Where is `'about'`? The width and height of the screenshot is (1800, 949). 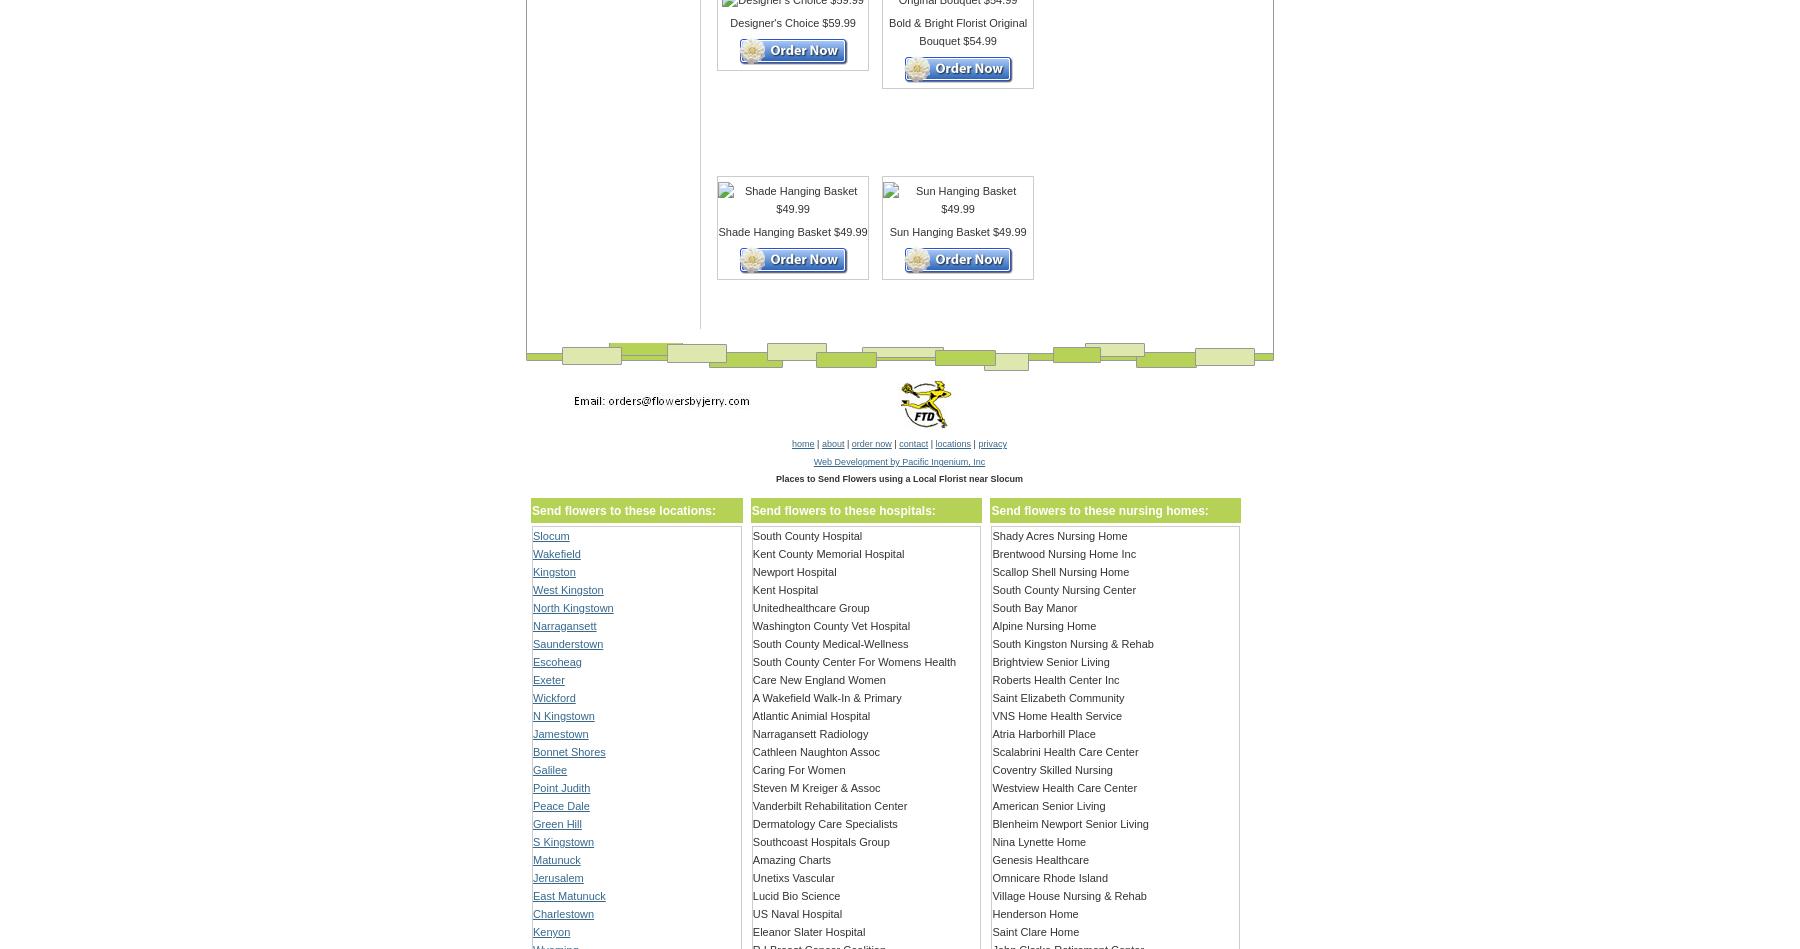
'about' is located at coordinates (832, 444).